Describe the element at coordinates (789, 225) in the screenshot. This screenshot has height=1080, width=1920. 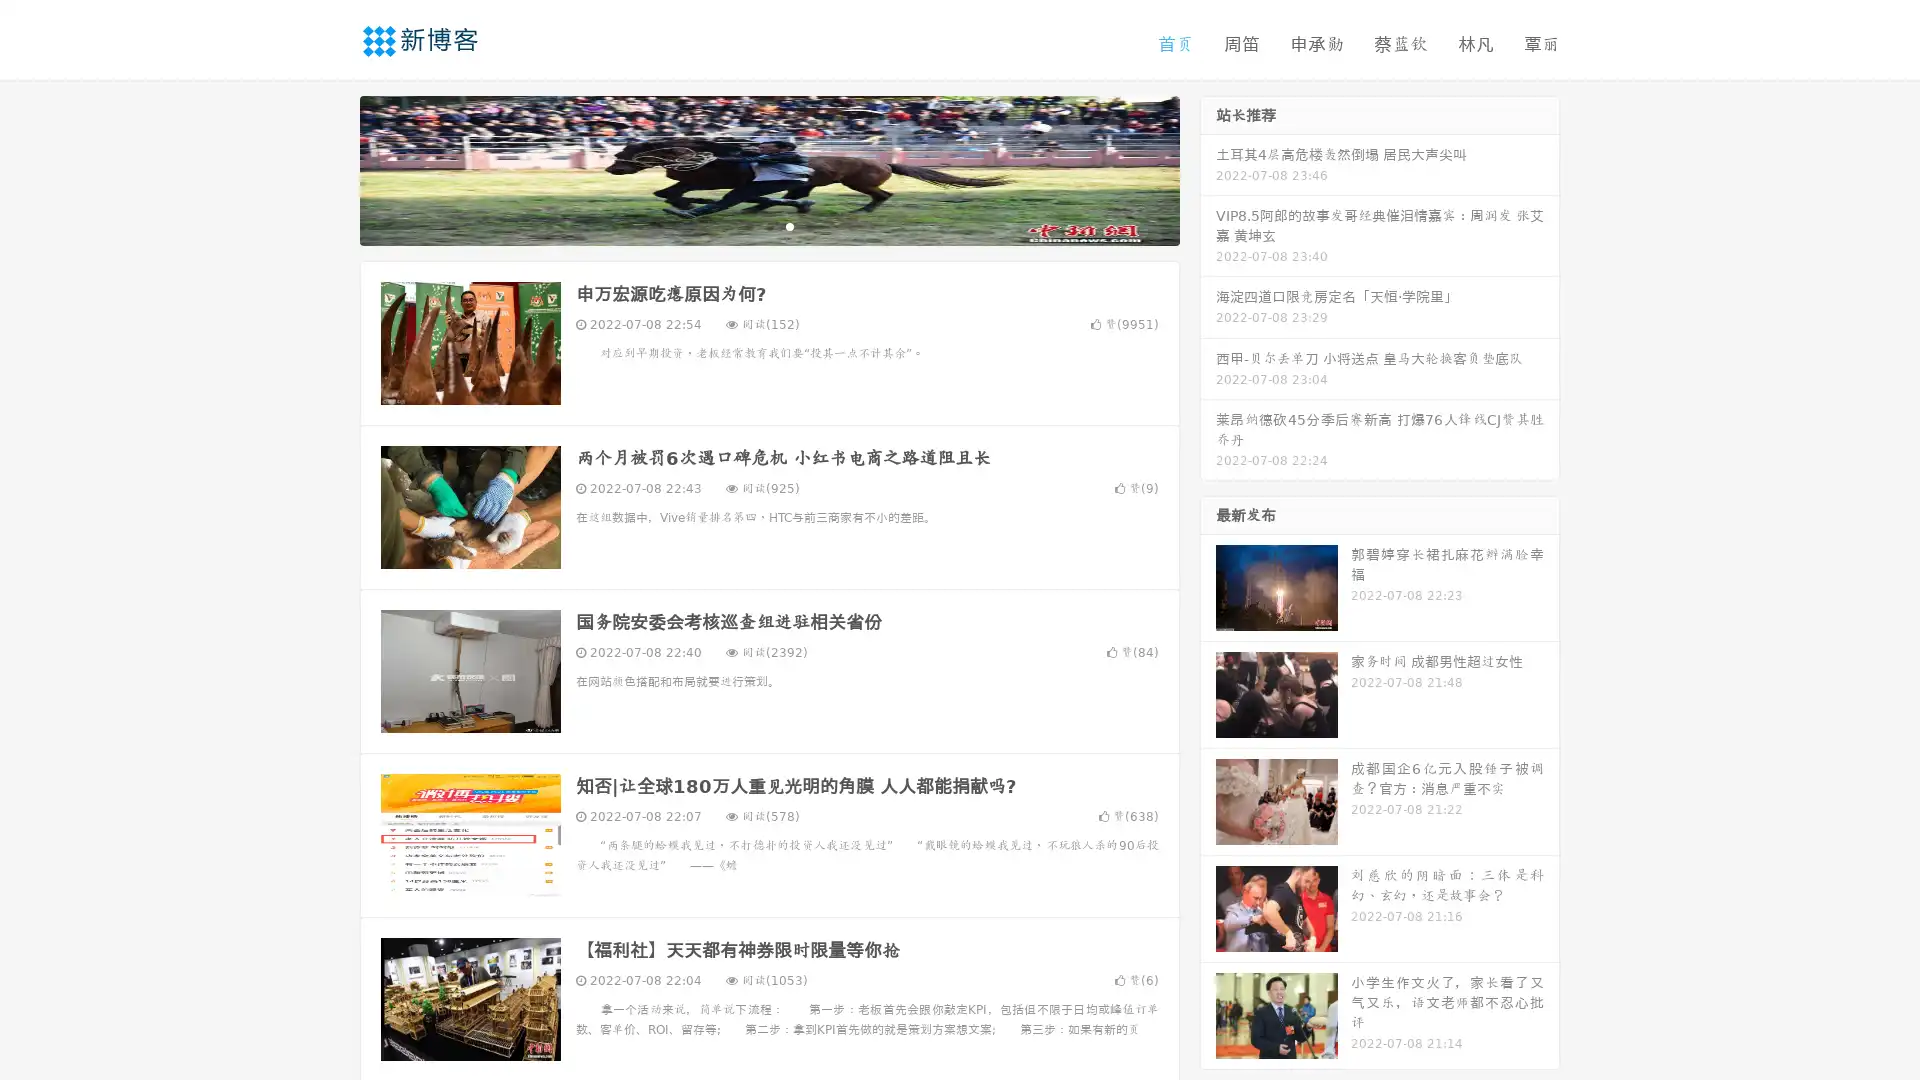
I see `Go to slide 3` at that location.